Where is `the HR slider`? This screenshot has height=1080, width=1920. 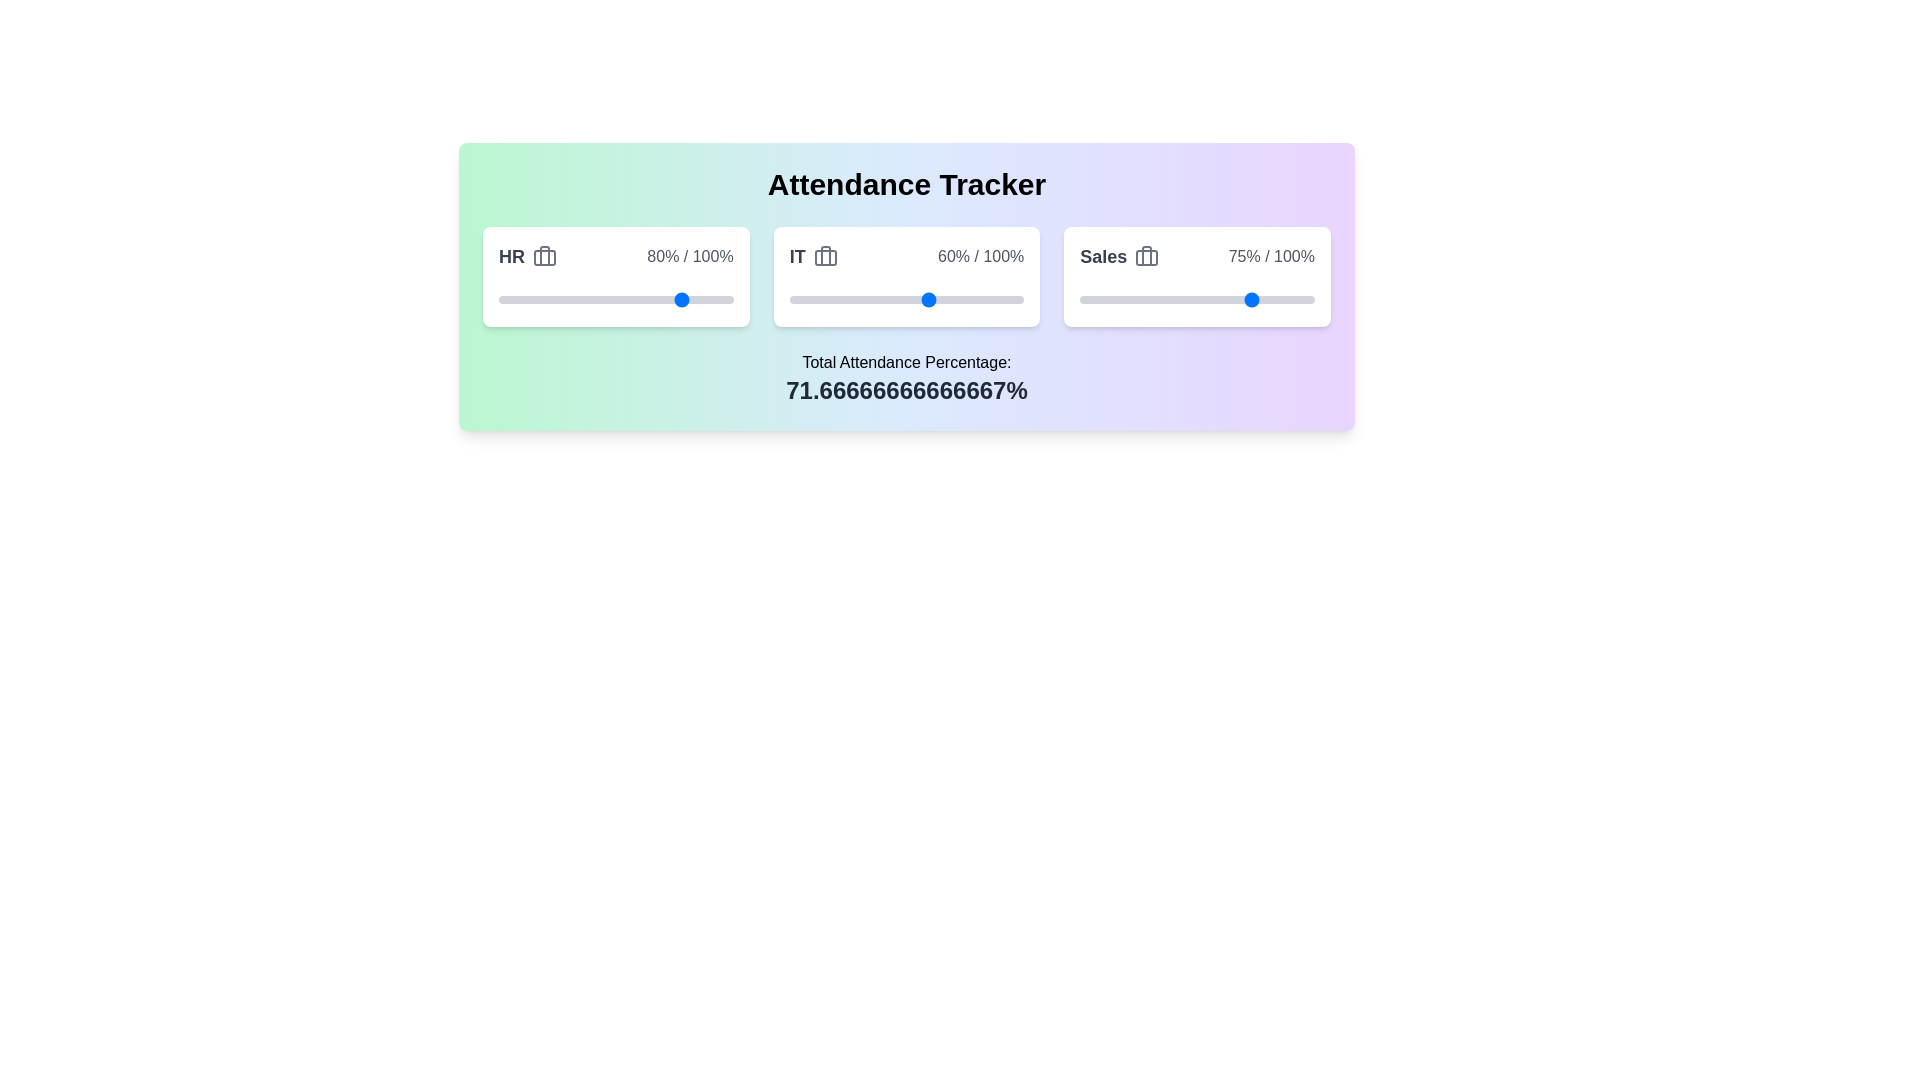 the HR slider is located at coordinates (693, 300).